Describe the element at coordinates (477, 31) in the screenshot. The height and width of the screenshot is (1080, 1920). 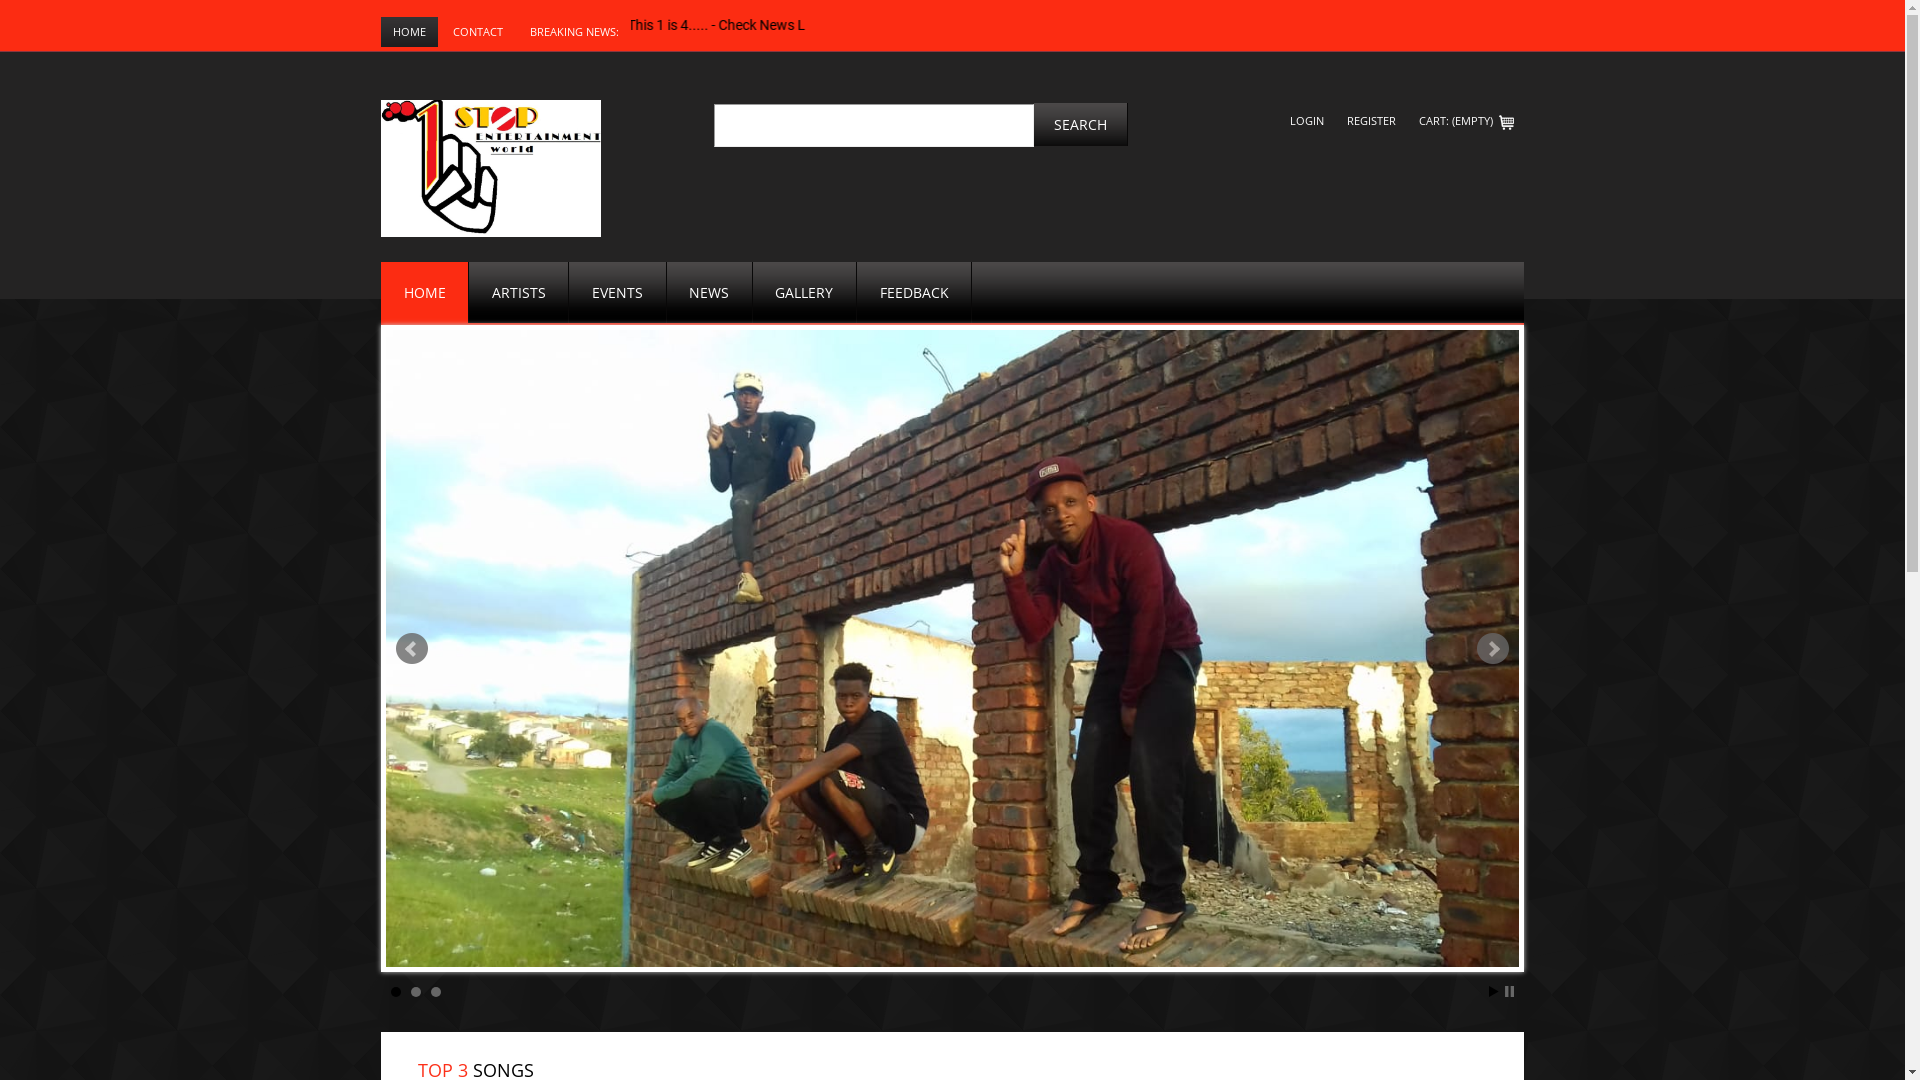
I see `'CONTACT'` at that location.